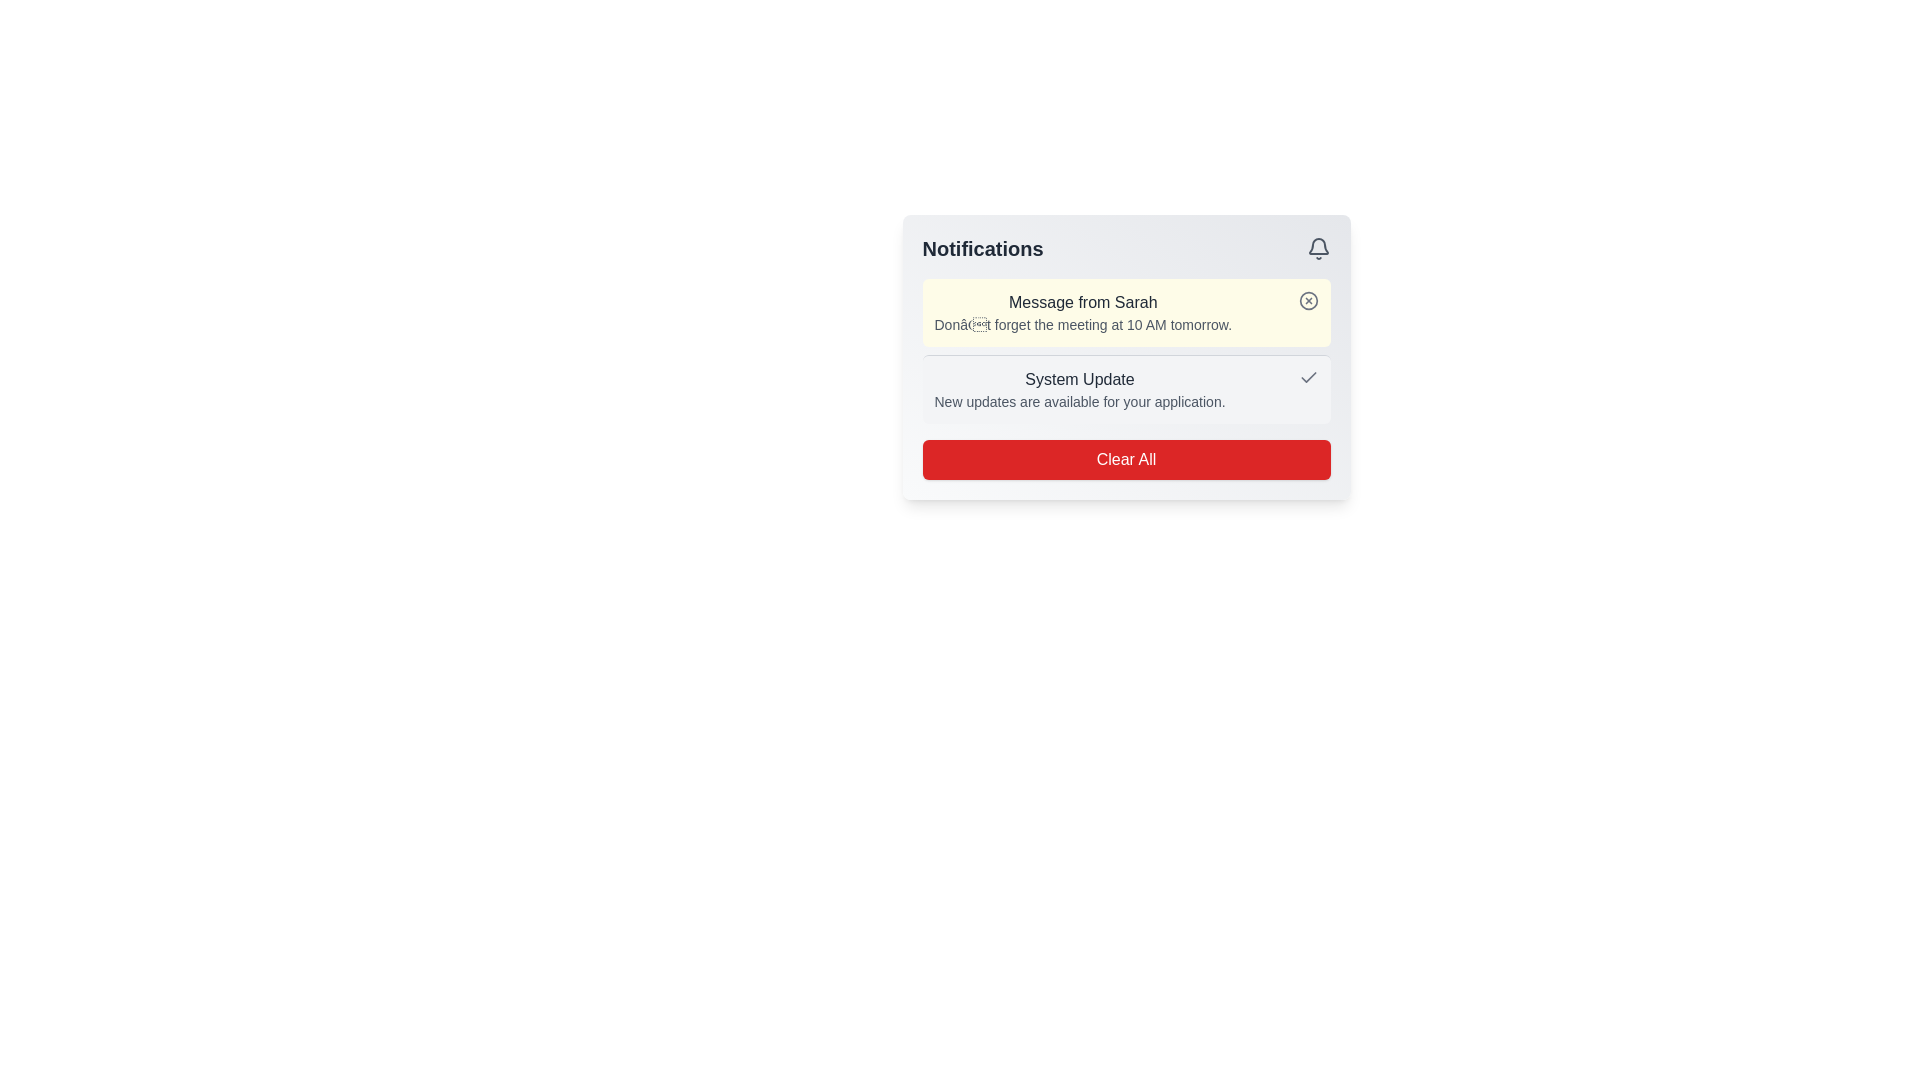  I want to click on the small gray checkmark icon located at the right end of the 'System Update' notification message, next to the text 'New updates are available for your application.', so click(1308, 378).